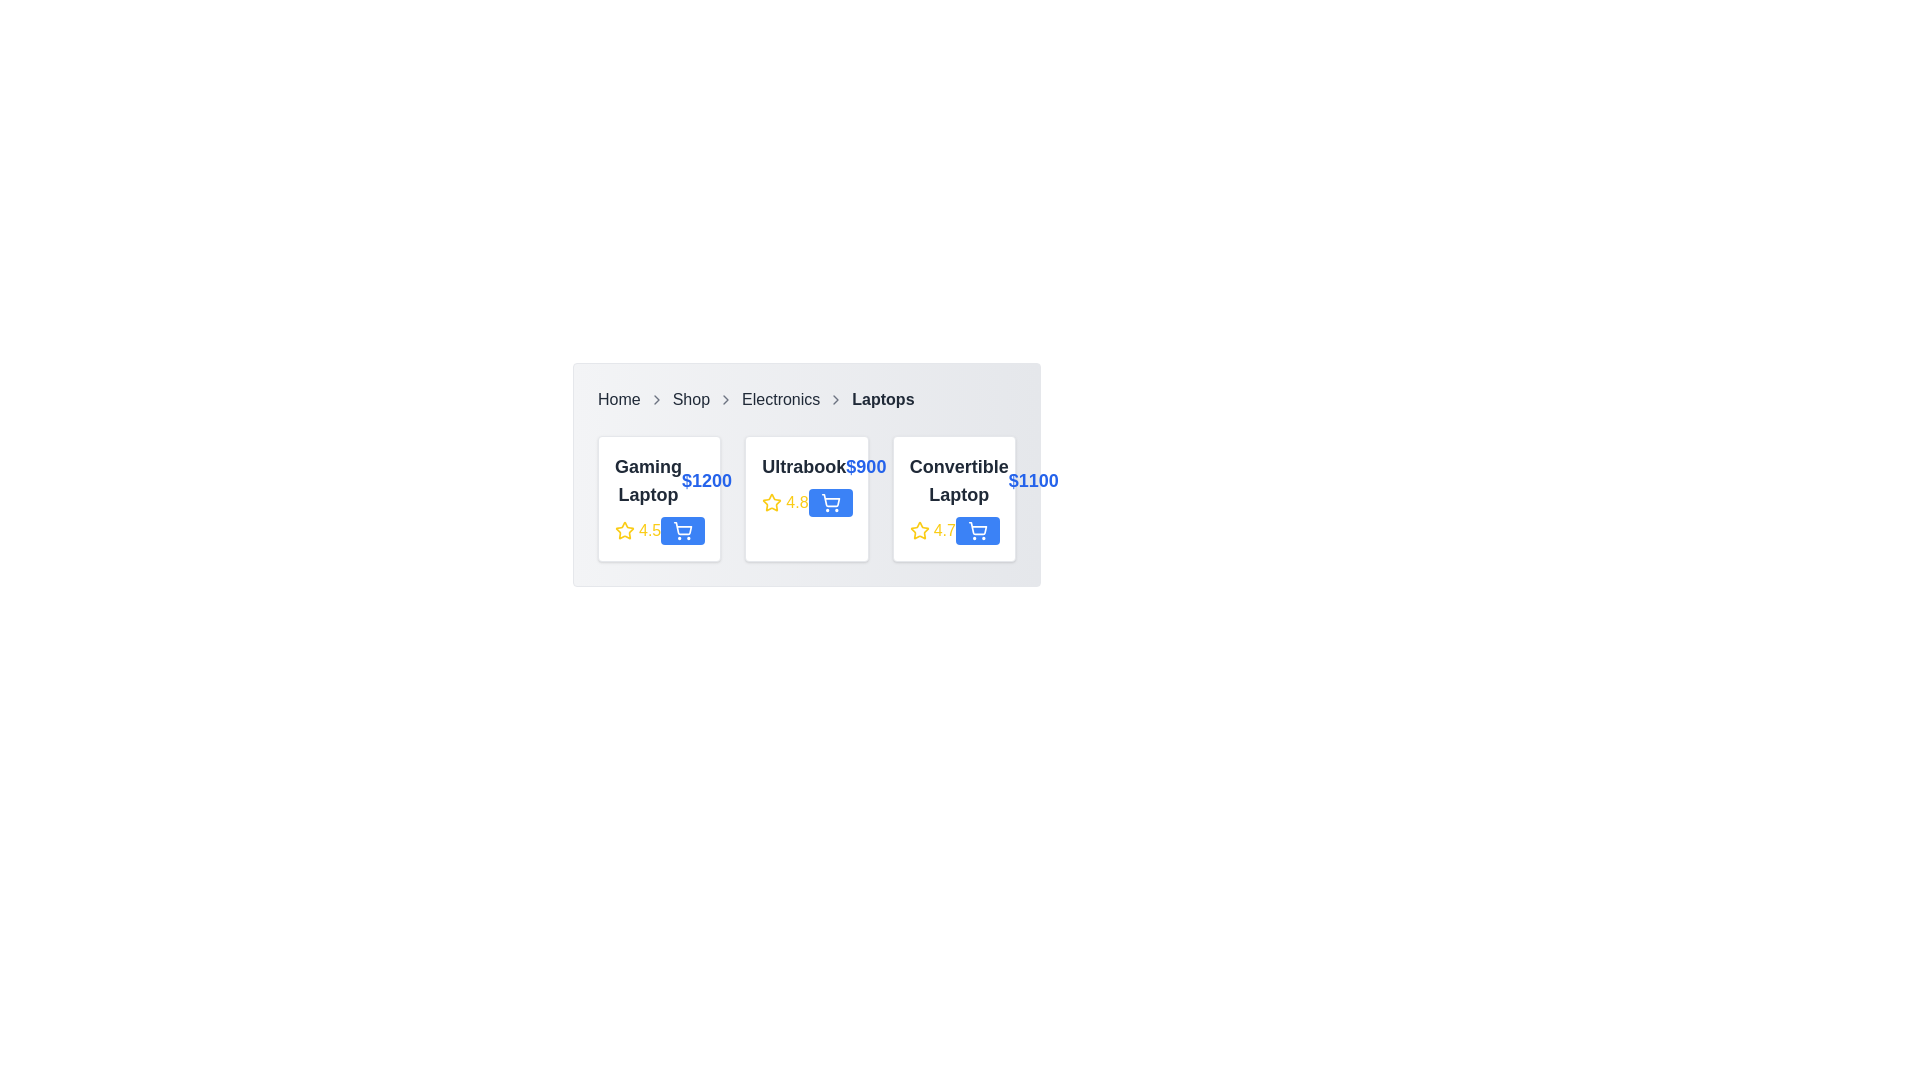 Image resolution: width=1920 pixels, height=1080 pixels. What do you see at coordinates (771, 501) in the screenshot?
I see `the star-shaped icon with an outlined yellow appearance located next to the numeric rating '4.8' in the ultrabook section` at bounding box center [771, 501].